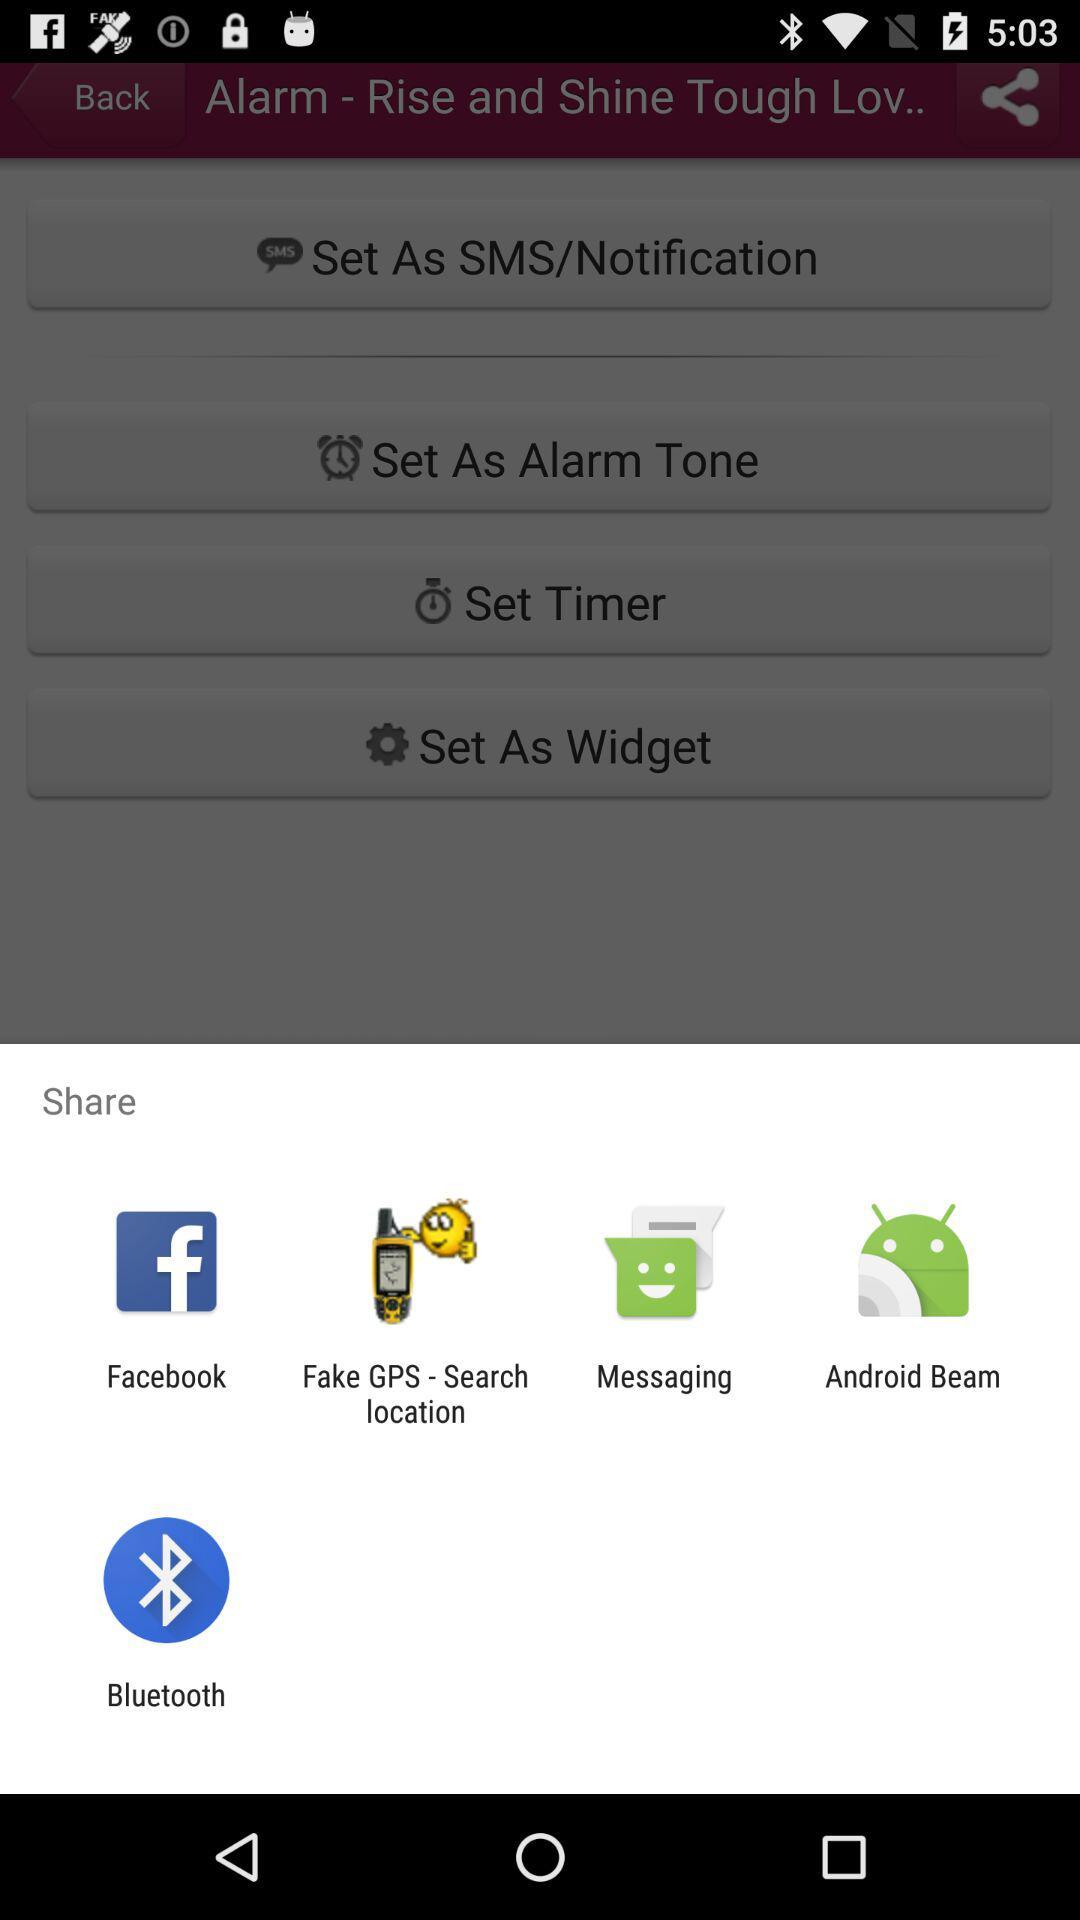 The width and height of the screenshot is (1080, 1920). I want to click on icon to the right of facebook item, so click(414, 1392).